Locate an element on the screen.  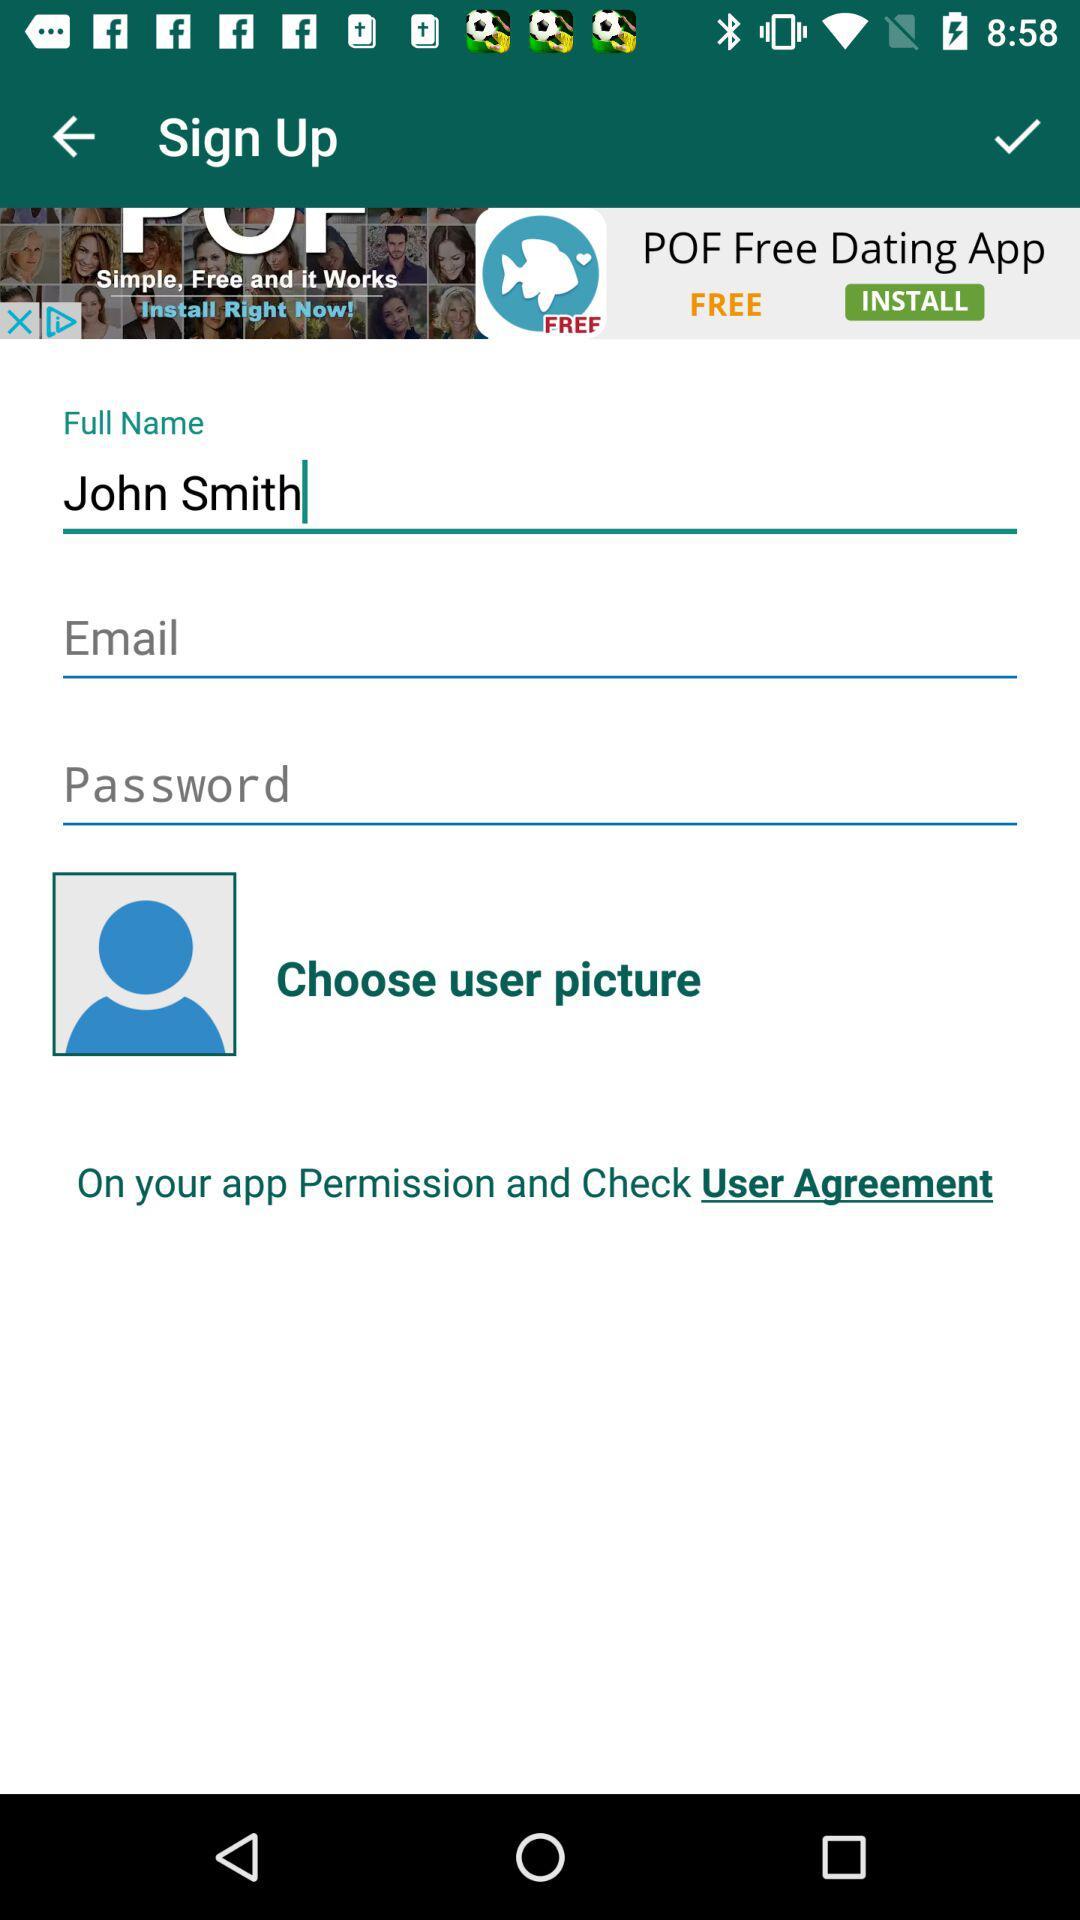
input information is located at coordinates (540, 638).